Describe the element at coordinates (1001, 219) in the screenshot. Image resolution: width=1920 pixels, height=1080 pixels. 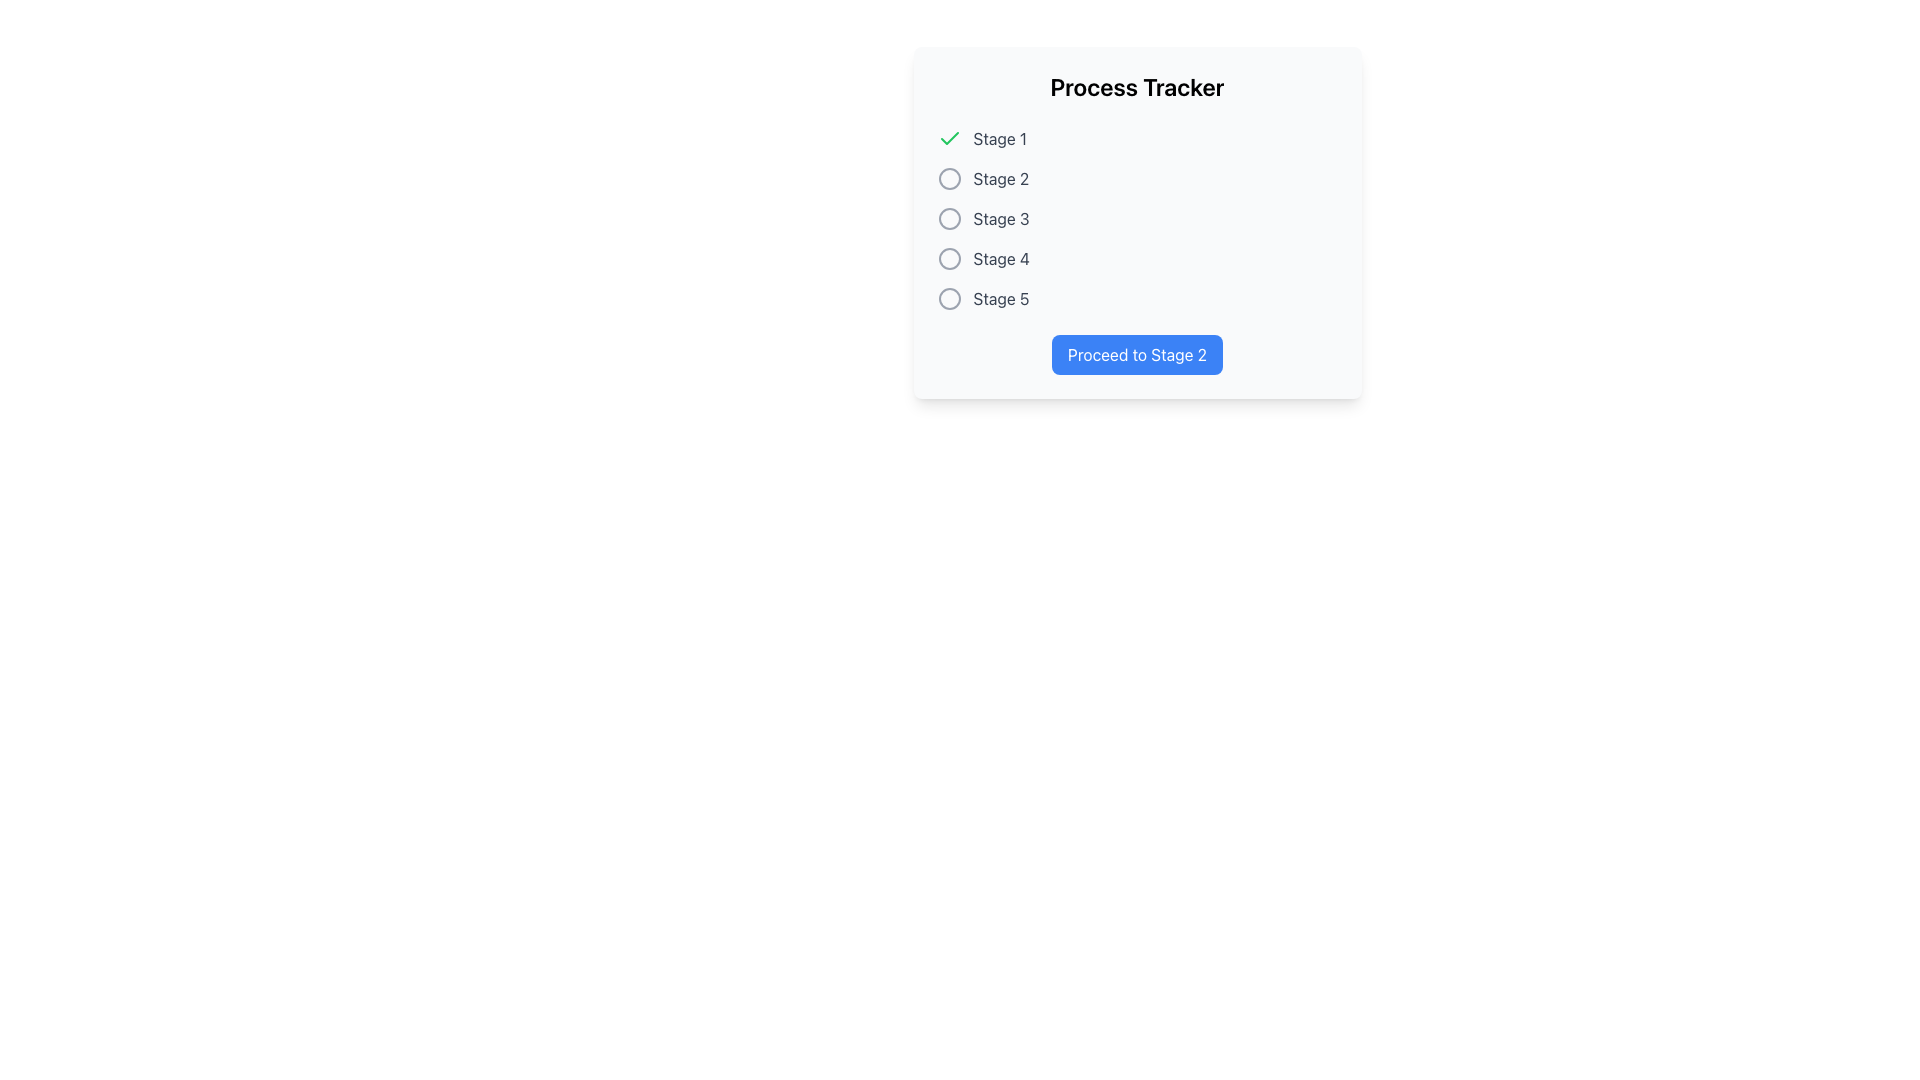
I see `the label indicating the third stage in the process tracker UI, located in the center-right region of the interface` at that location.